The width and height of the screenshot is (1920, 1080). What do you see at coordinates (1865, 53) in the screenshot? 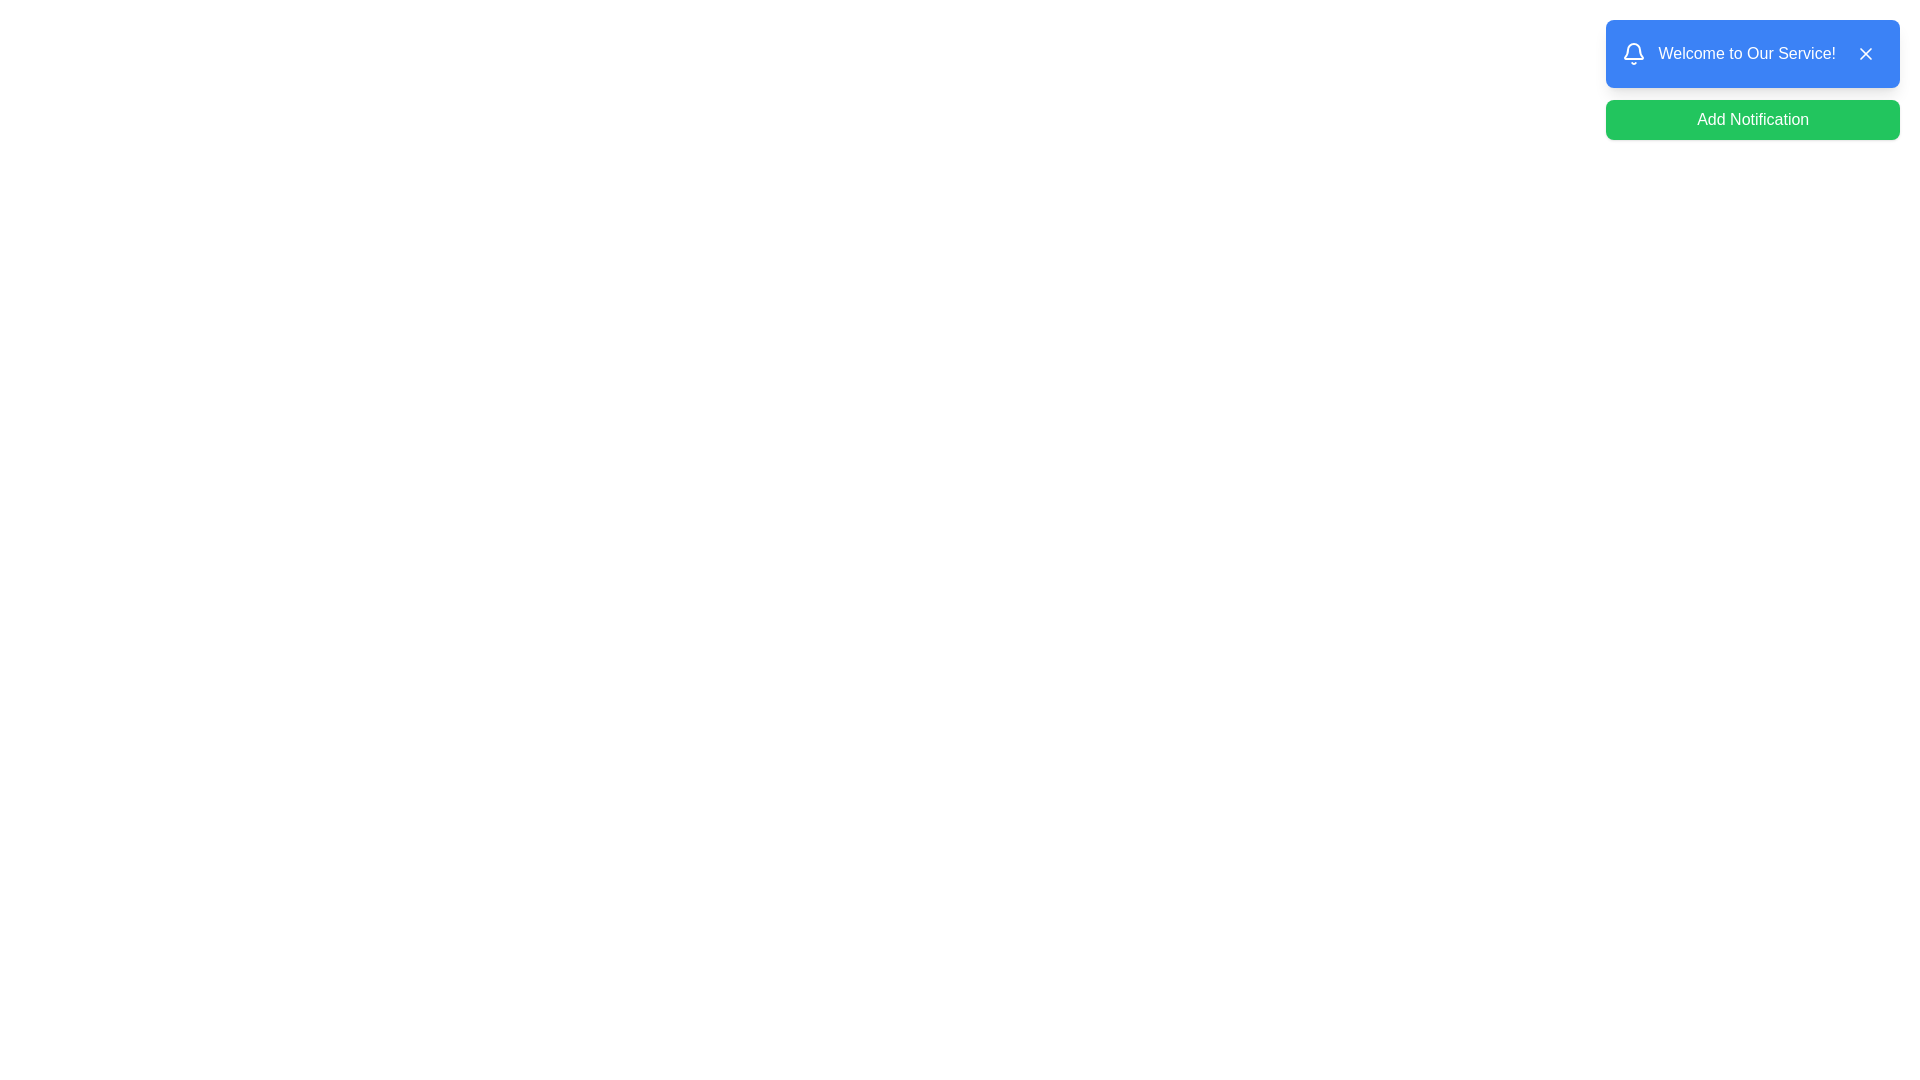
I see `the small 'X' icon button located at the top right corner of the blue notification banner` at bounding box center [1865, 53].